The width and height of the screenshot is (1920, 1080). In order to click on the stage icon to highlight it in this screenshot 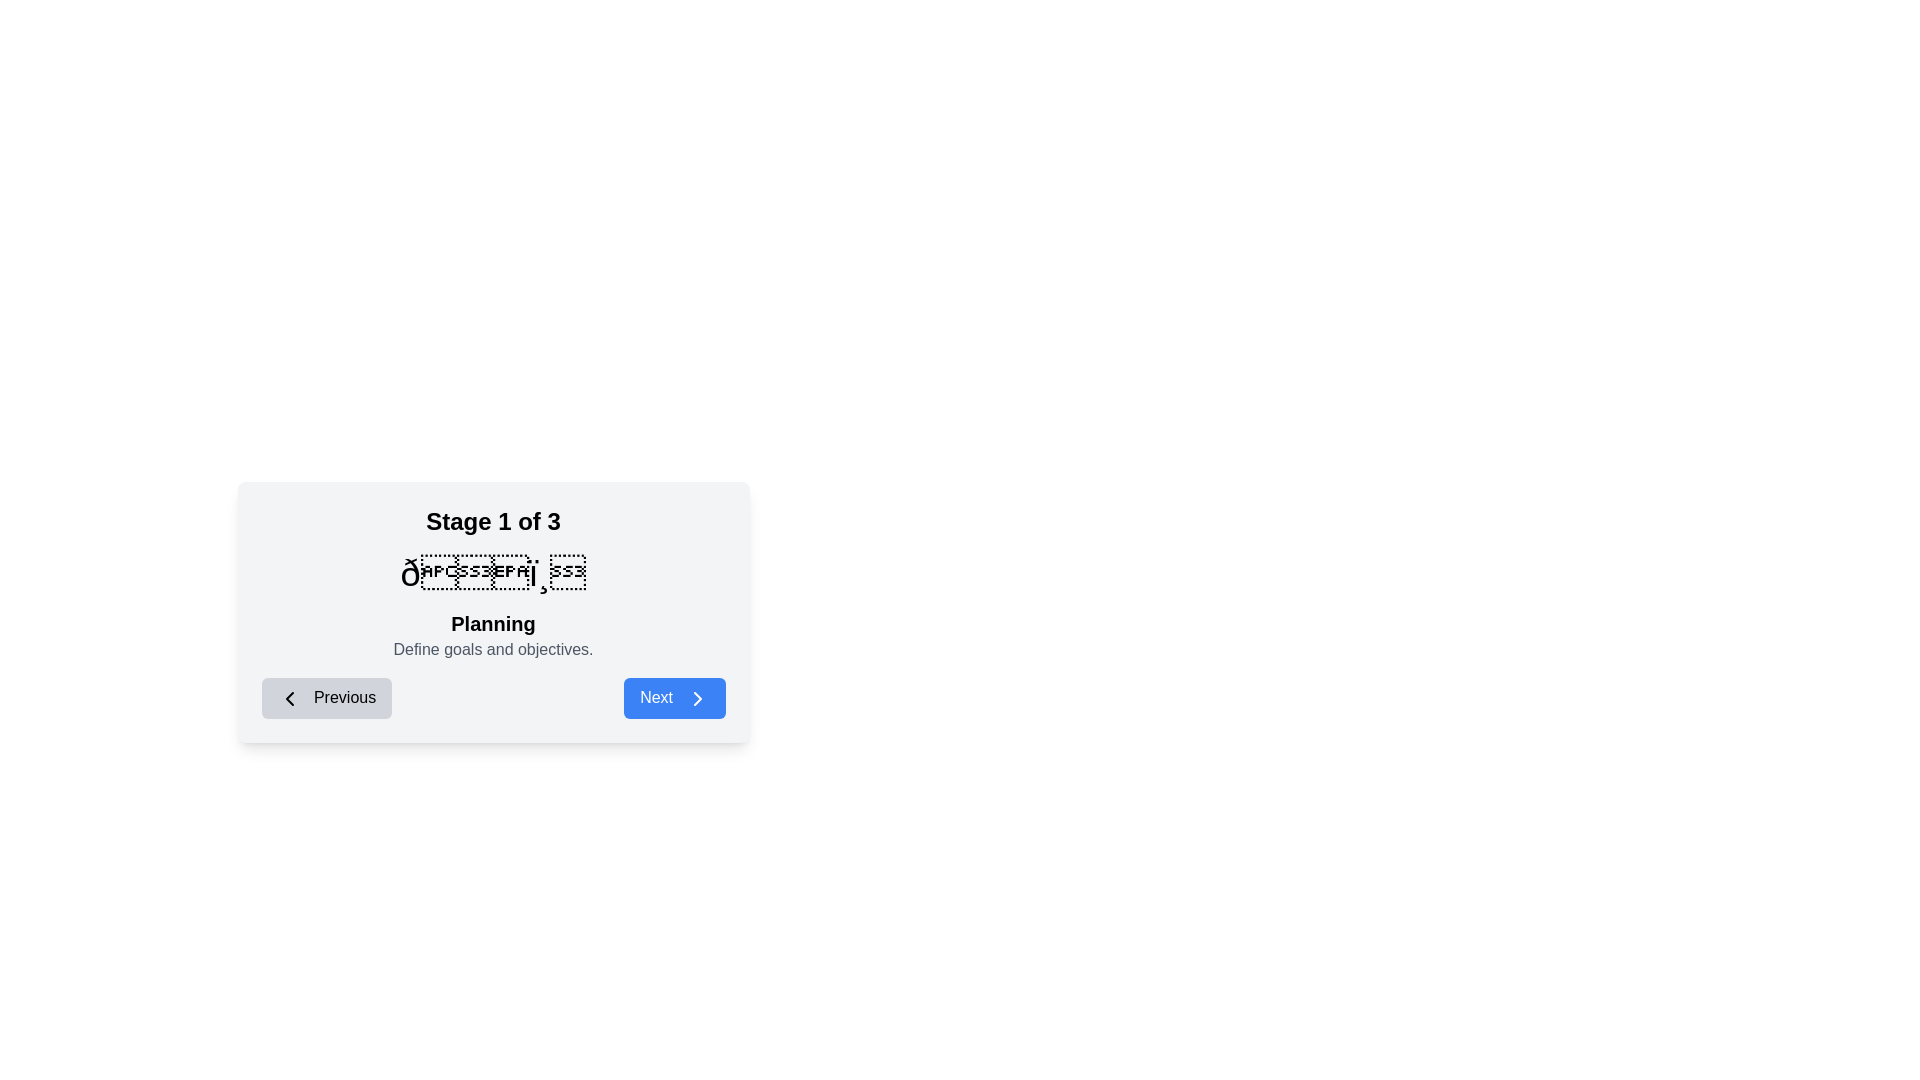, I will do `click(493, 574)`.